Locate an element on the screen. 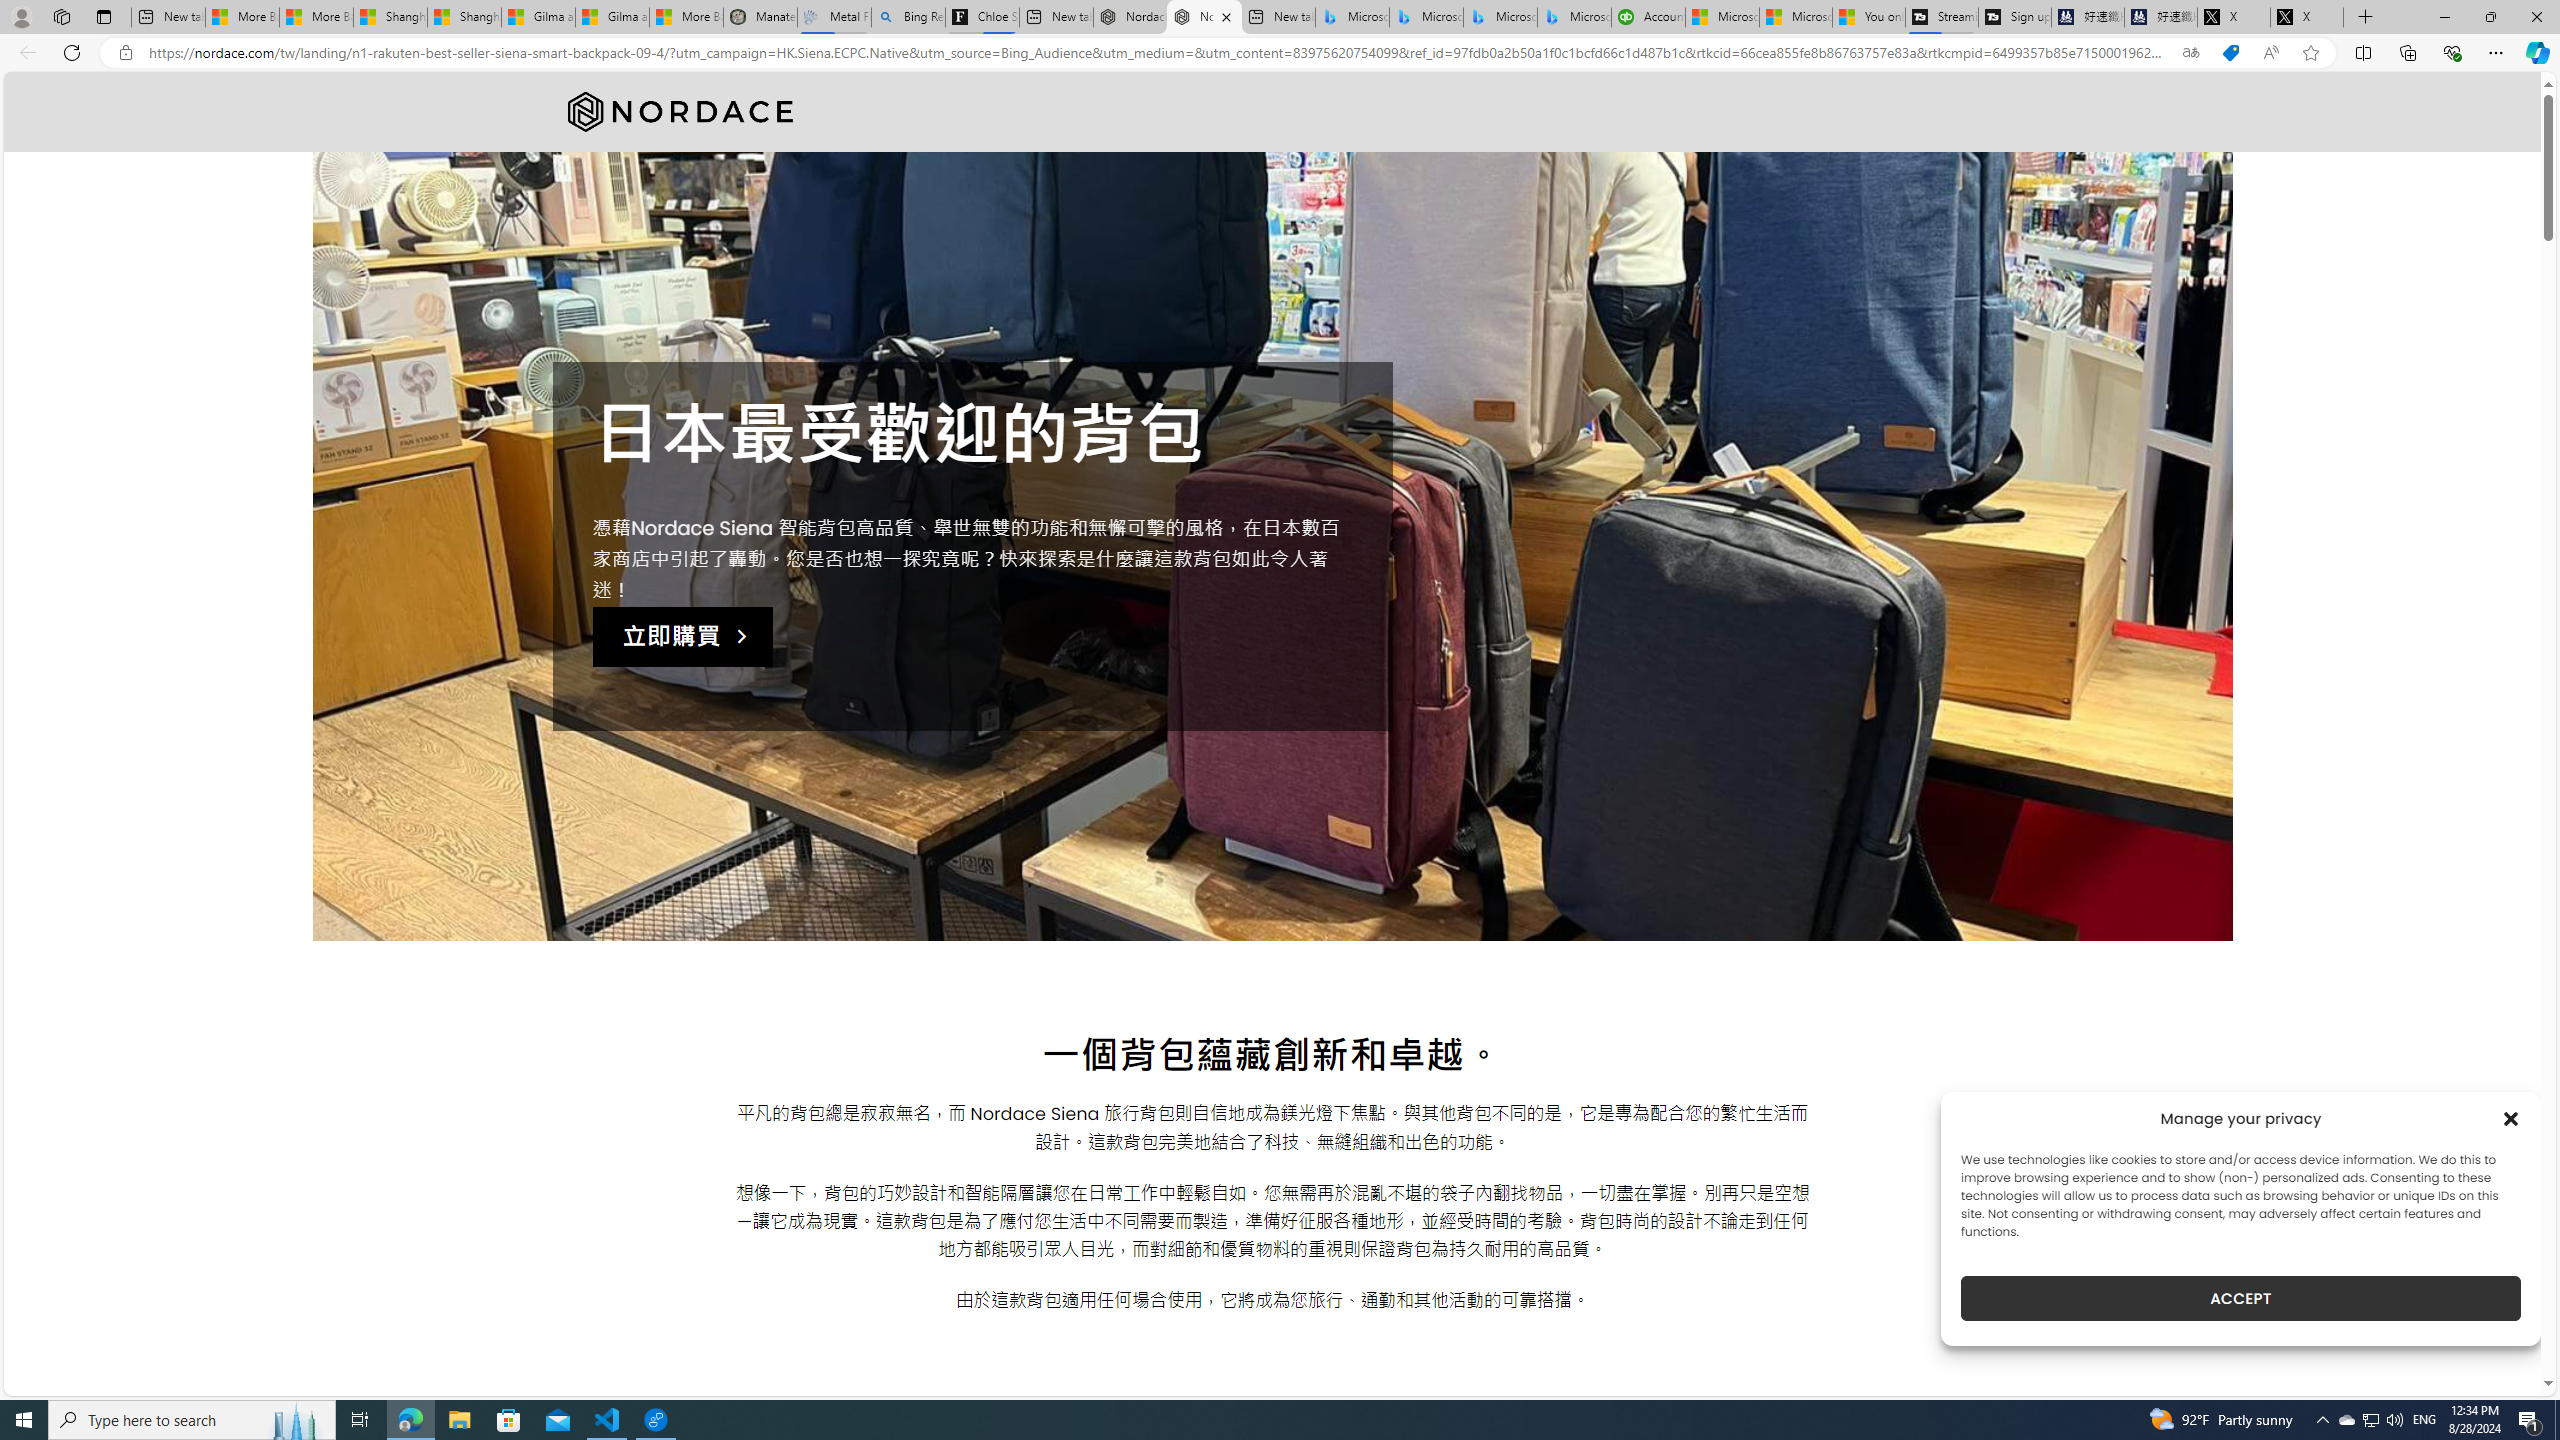 The height and width of the screenshot is (1440, 2560). 'Settings and more (Alt+F)' is located at coordinates (2495, 51).